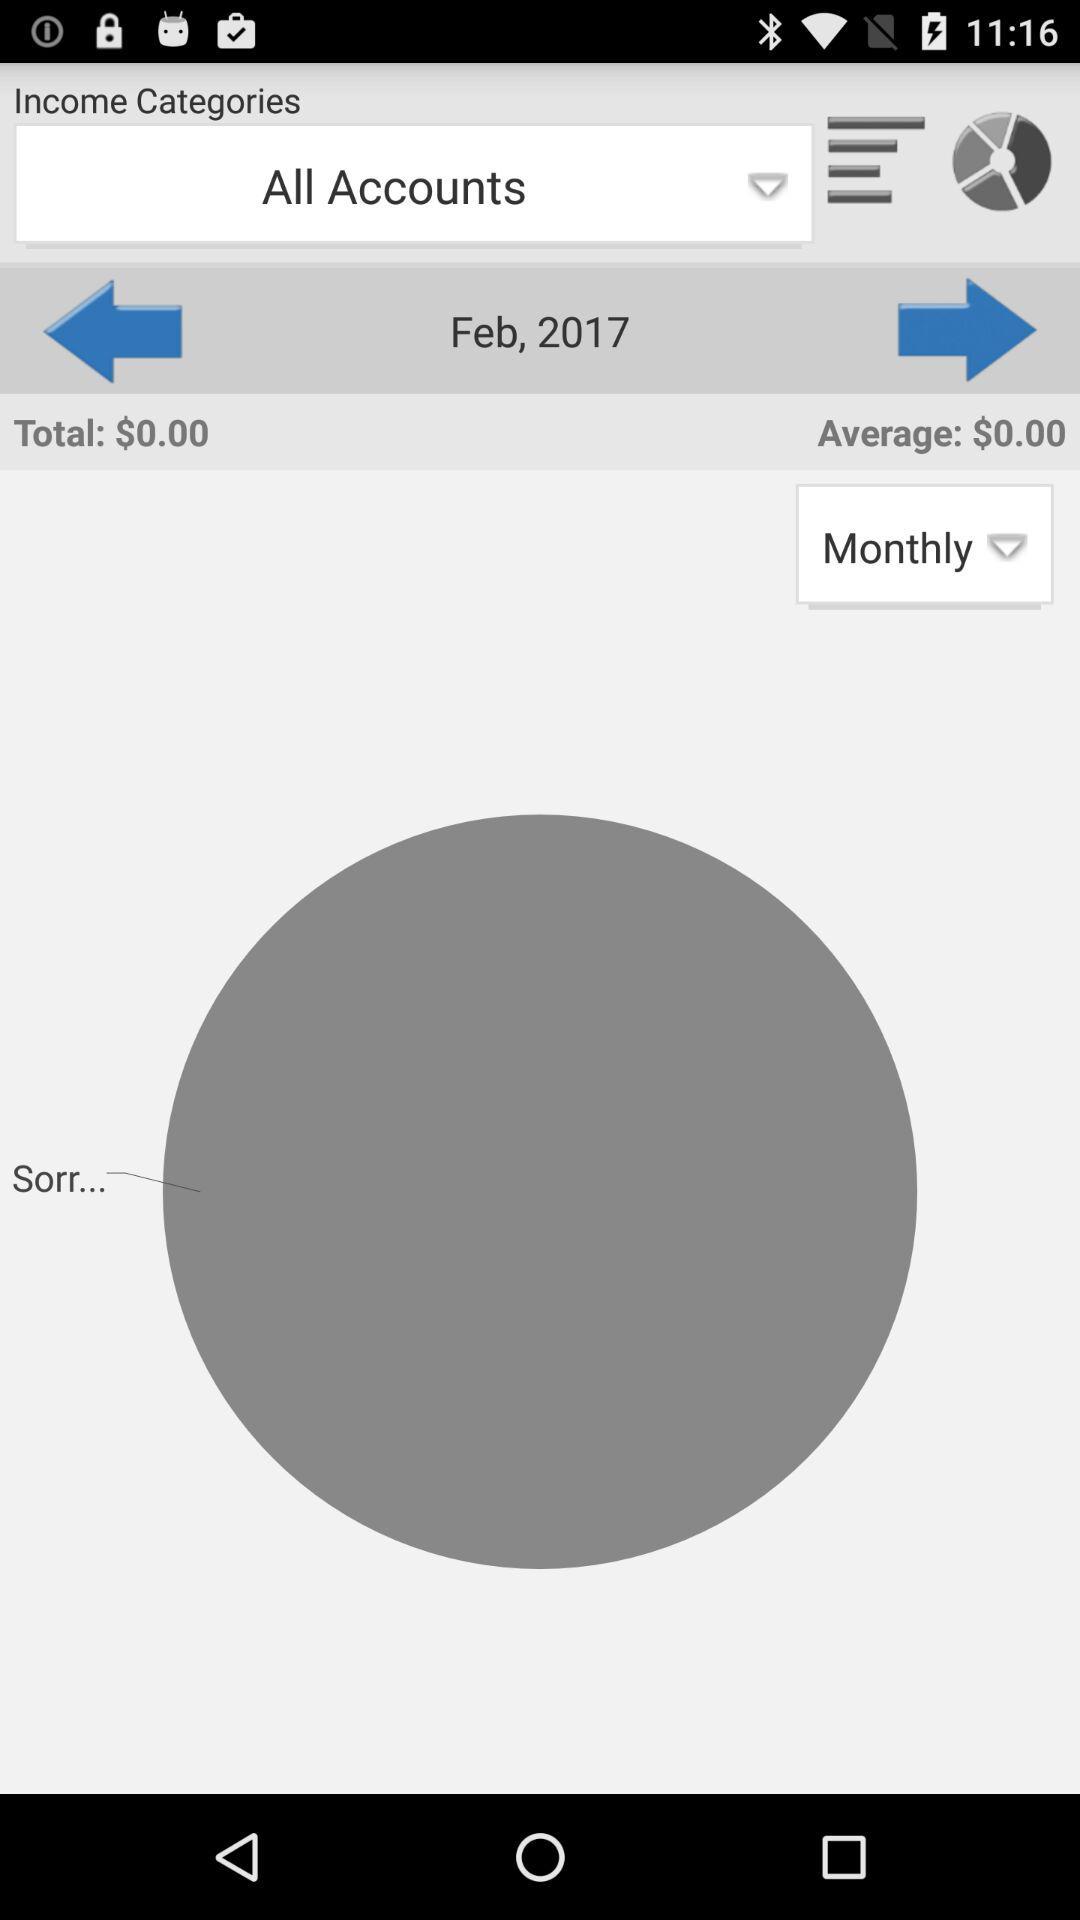 The image size is (1080, 1920). What do you see at coordinates (968, 330) in the screenshot?
I see `the app above the average: $0.00 app` at bounding box center [968, 330].